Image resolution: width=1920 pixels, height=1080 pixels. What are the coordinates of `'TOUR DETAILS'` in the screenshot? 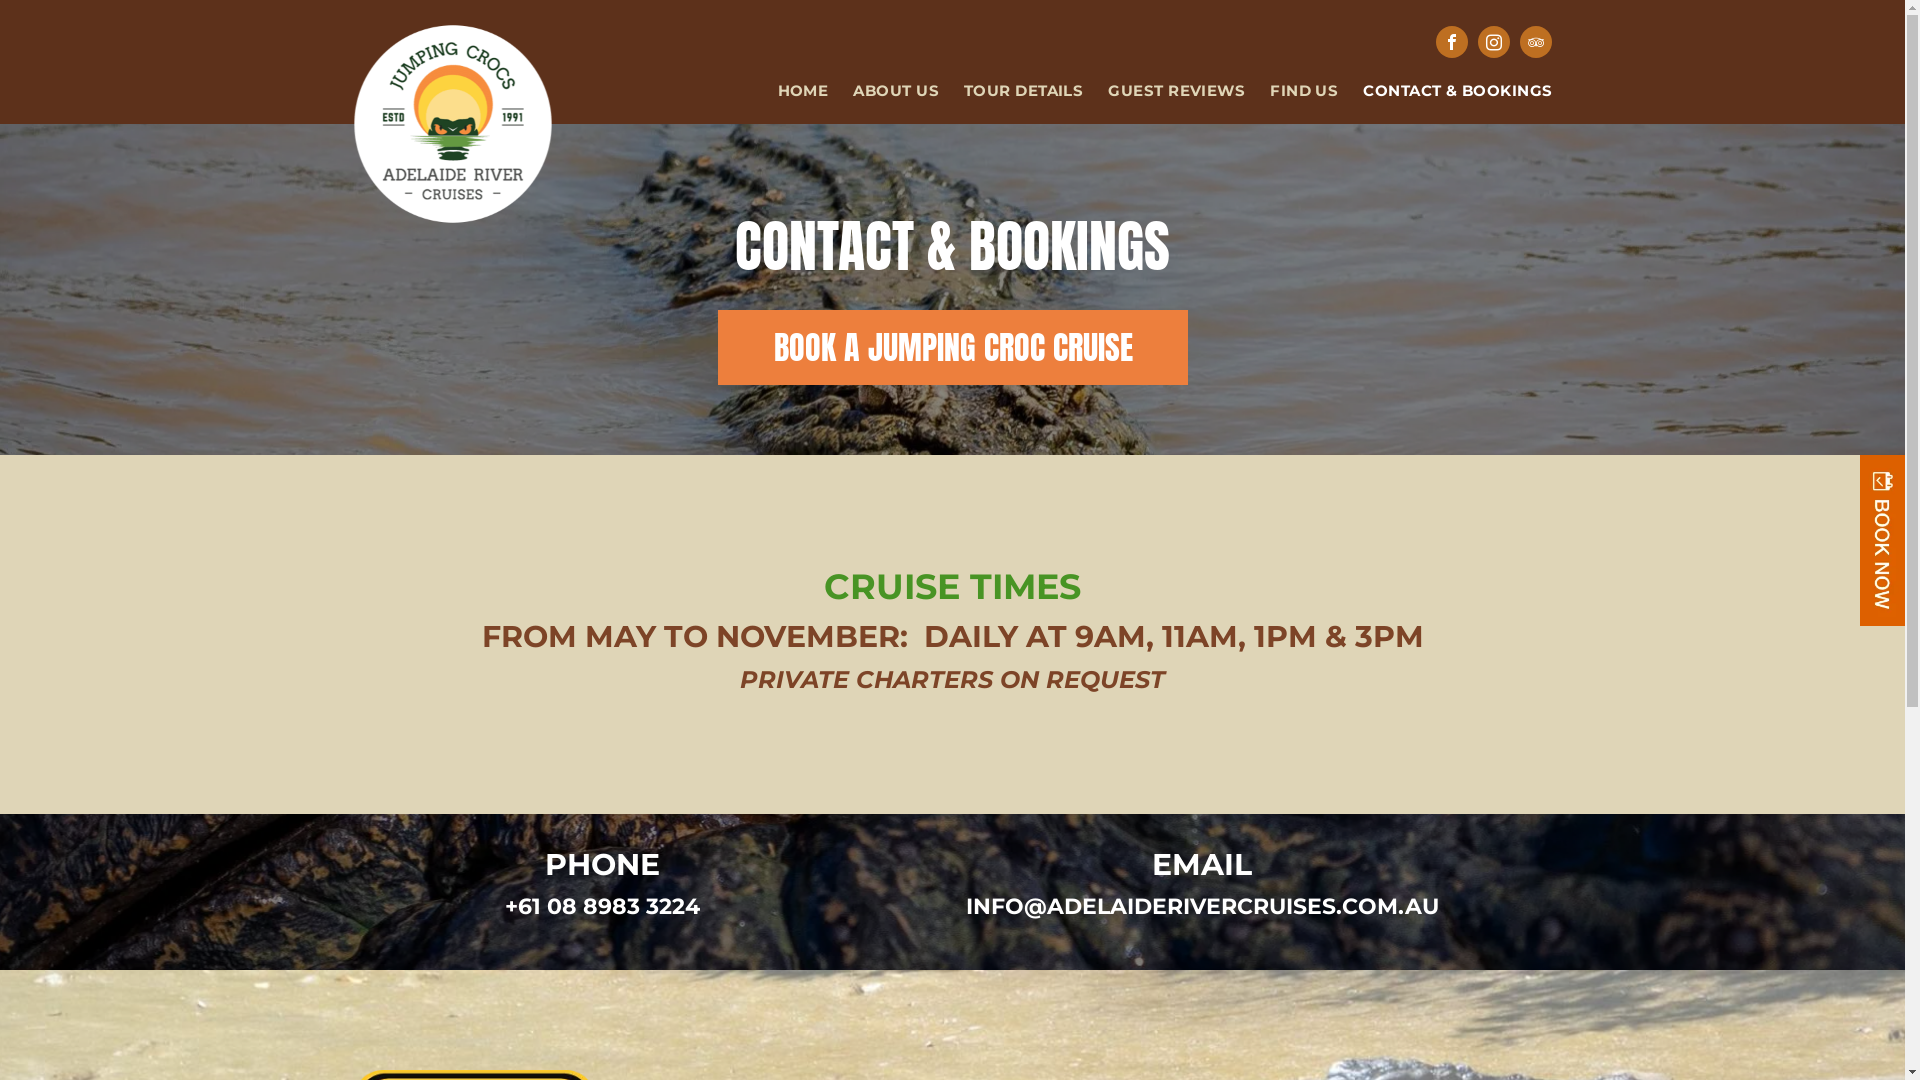 It's located at (1011, 91).